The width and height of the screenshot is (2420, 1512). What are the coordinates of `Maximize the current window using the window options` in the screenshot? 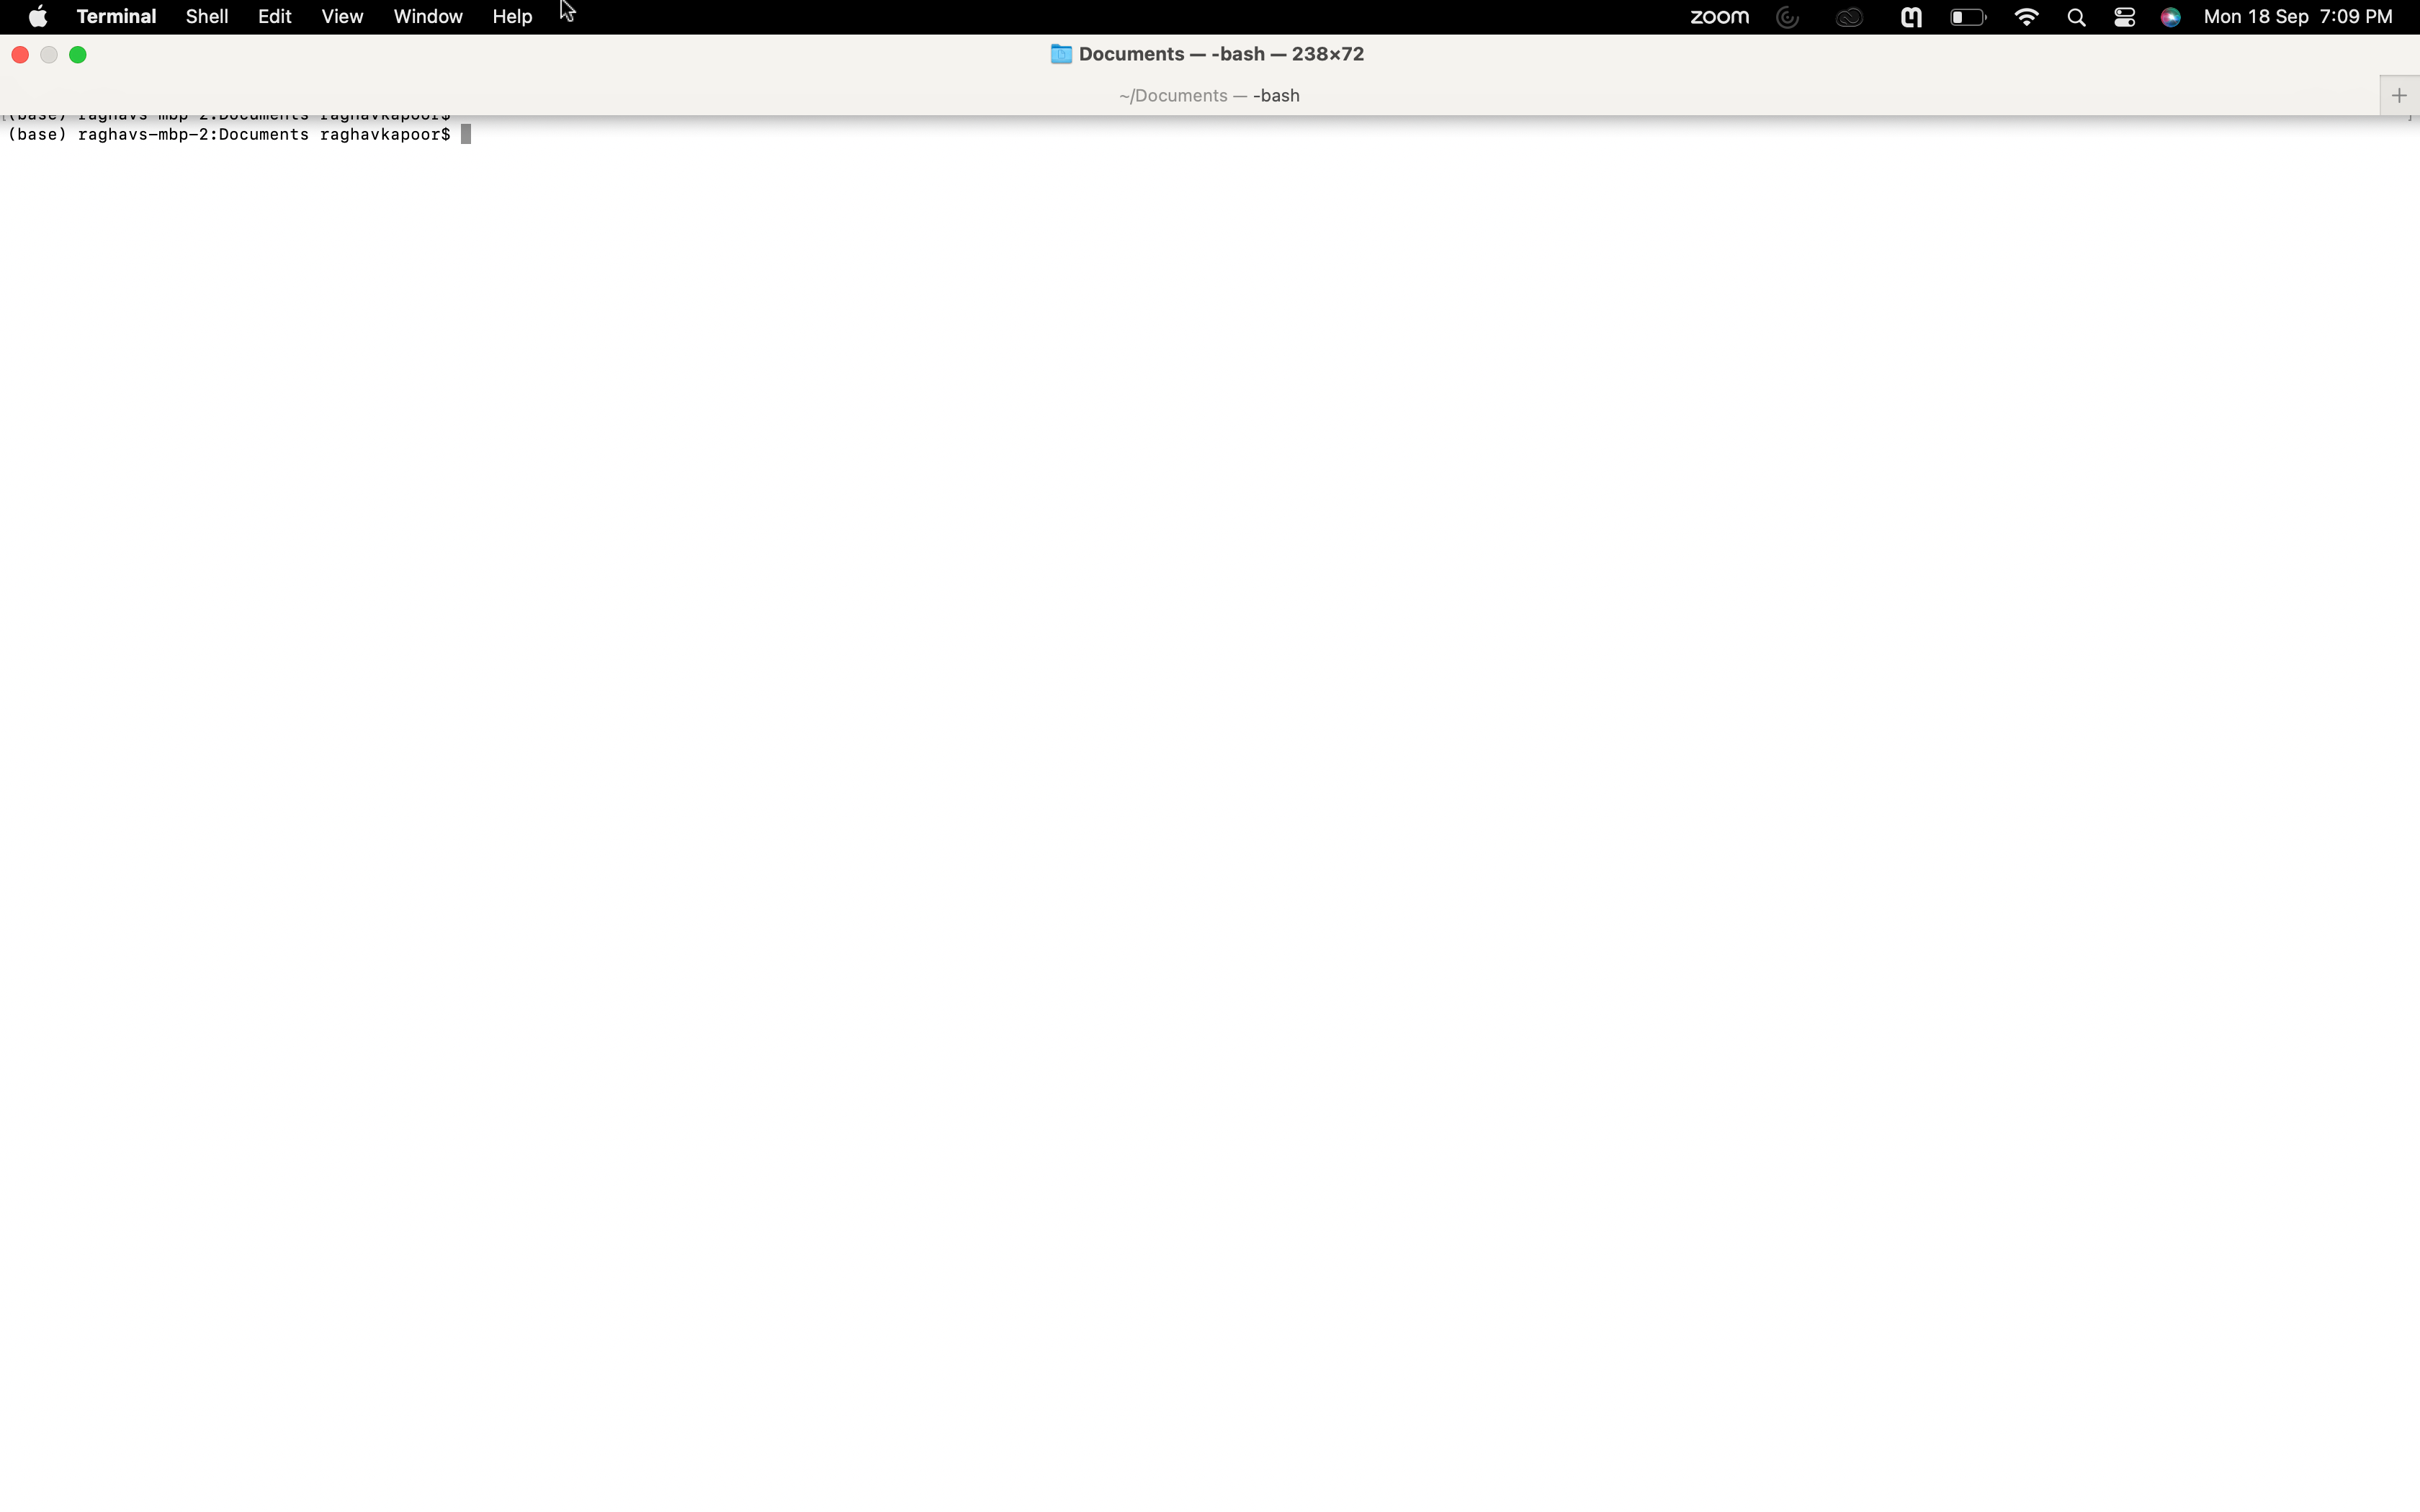 It's located at (426, 17).